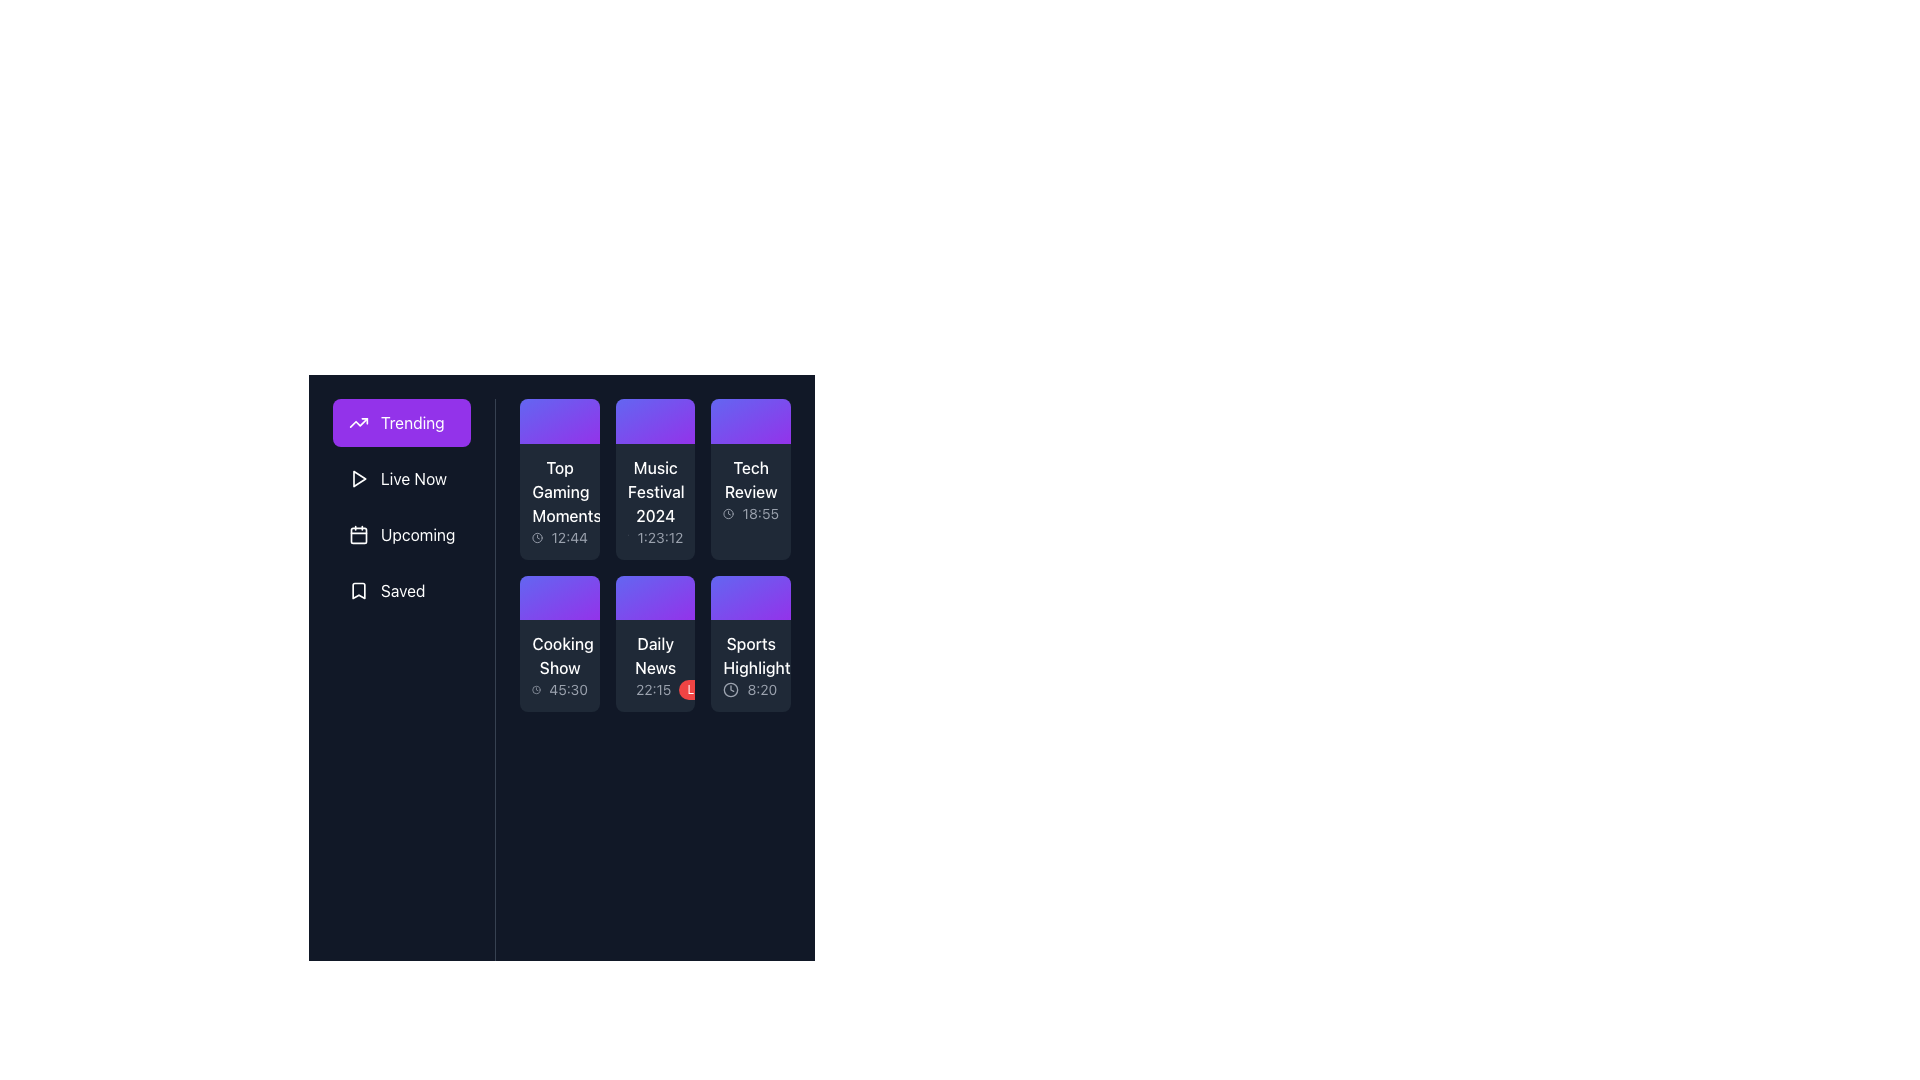  Describe the element at coordinates (560, 536) in the screenshot. I see `the text label with a clock icon displaying the duration or timestamp associated with the 'Top Gaming Moments' card located in the 'Trending' section` at that location.